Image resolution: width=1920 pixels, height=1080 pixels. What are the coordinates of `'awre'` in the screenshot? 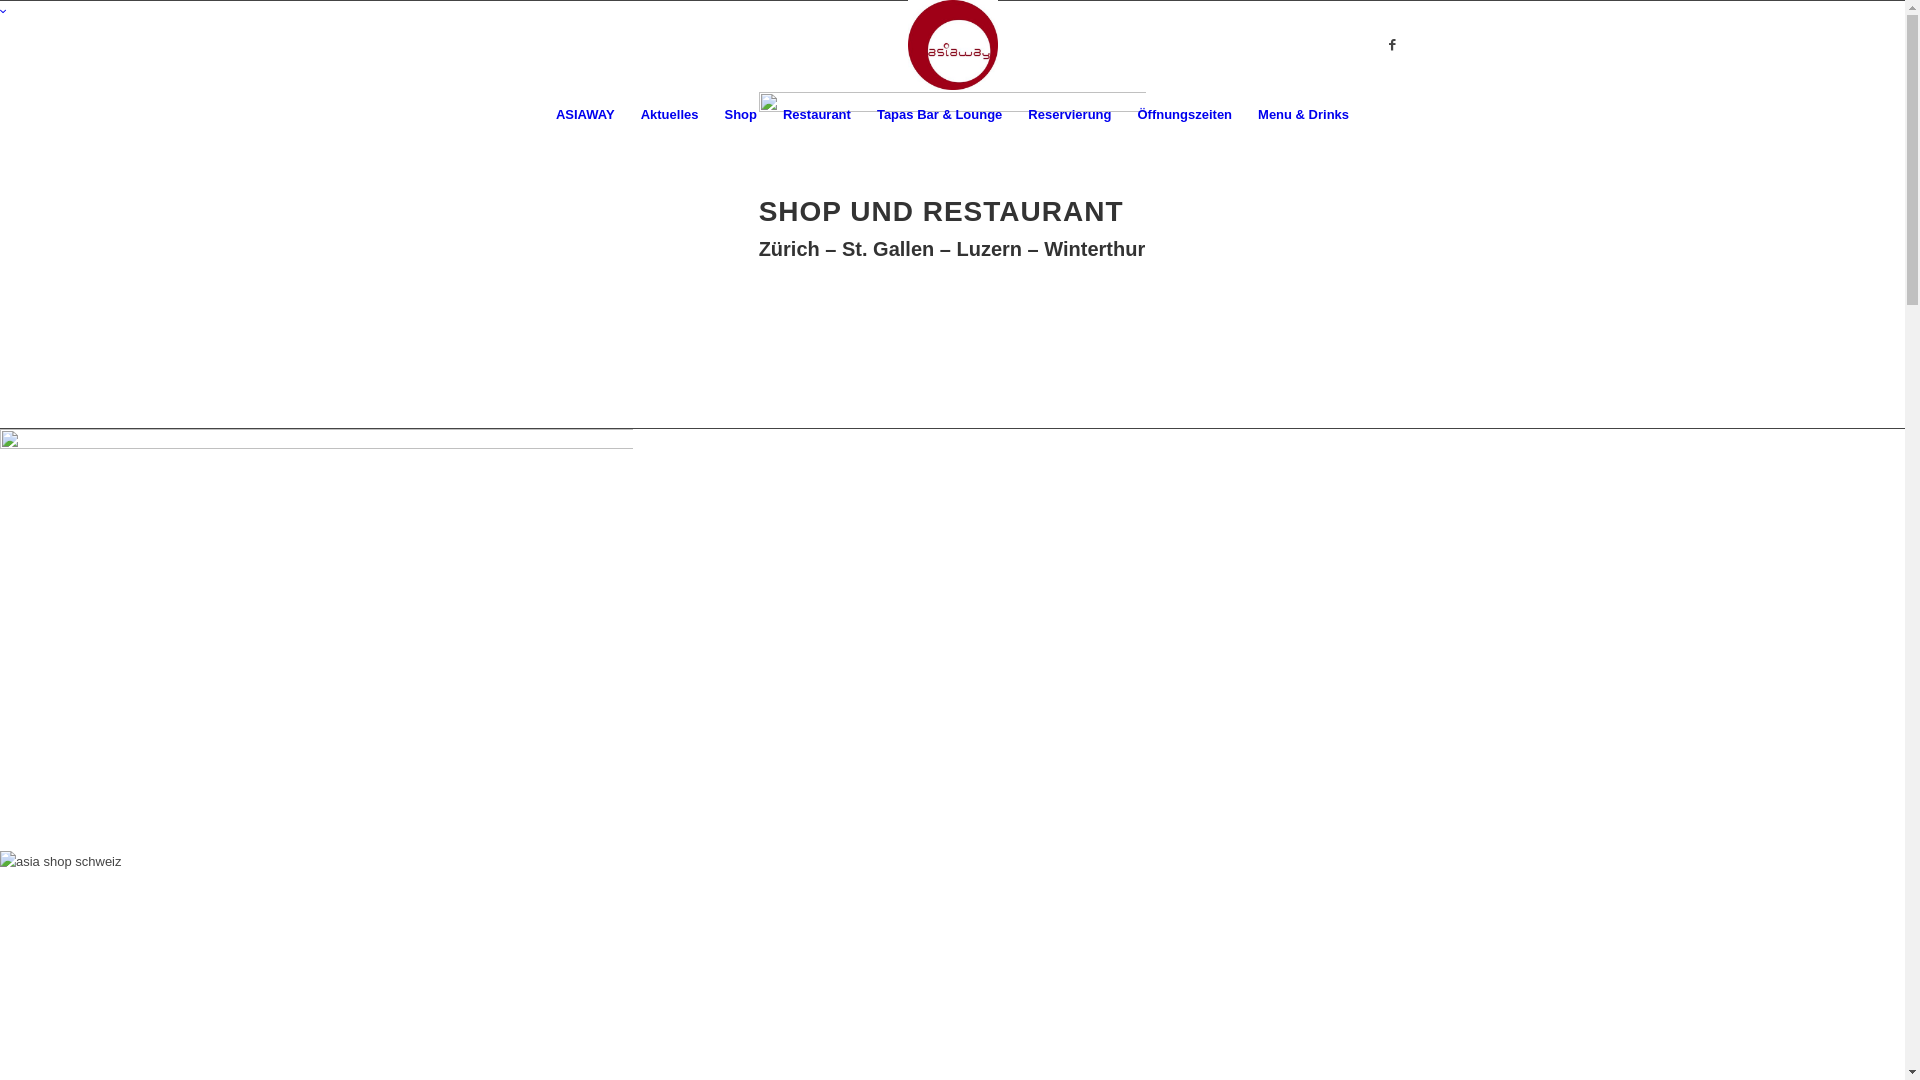 It's located at (952, 143).